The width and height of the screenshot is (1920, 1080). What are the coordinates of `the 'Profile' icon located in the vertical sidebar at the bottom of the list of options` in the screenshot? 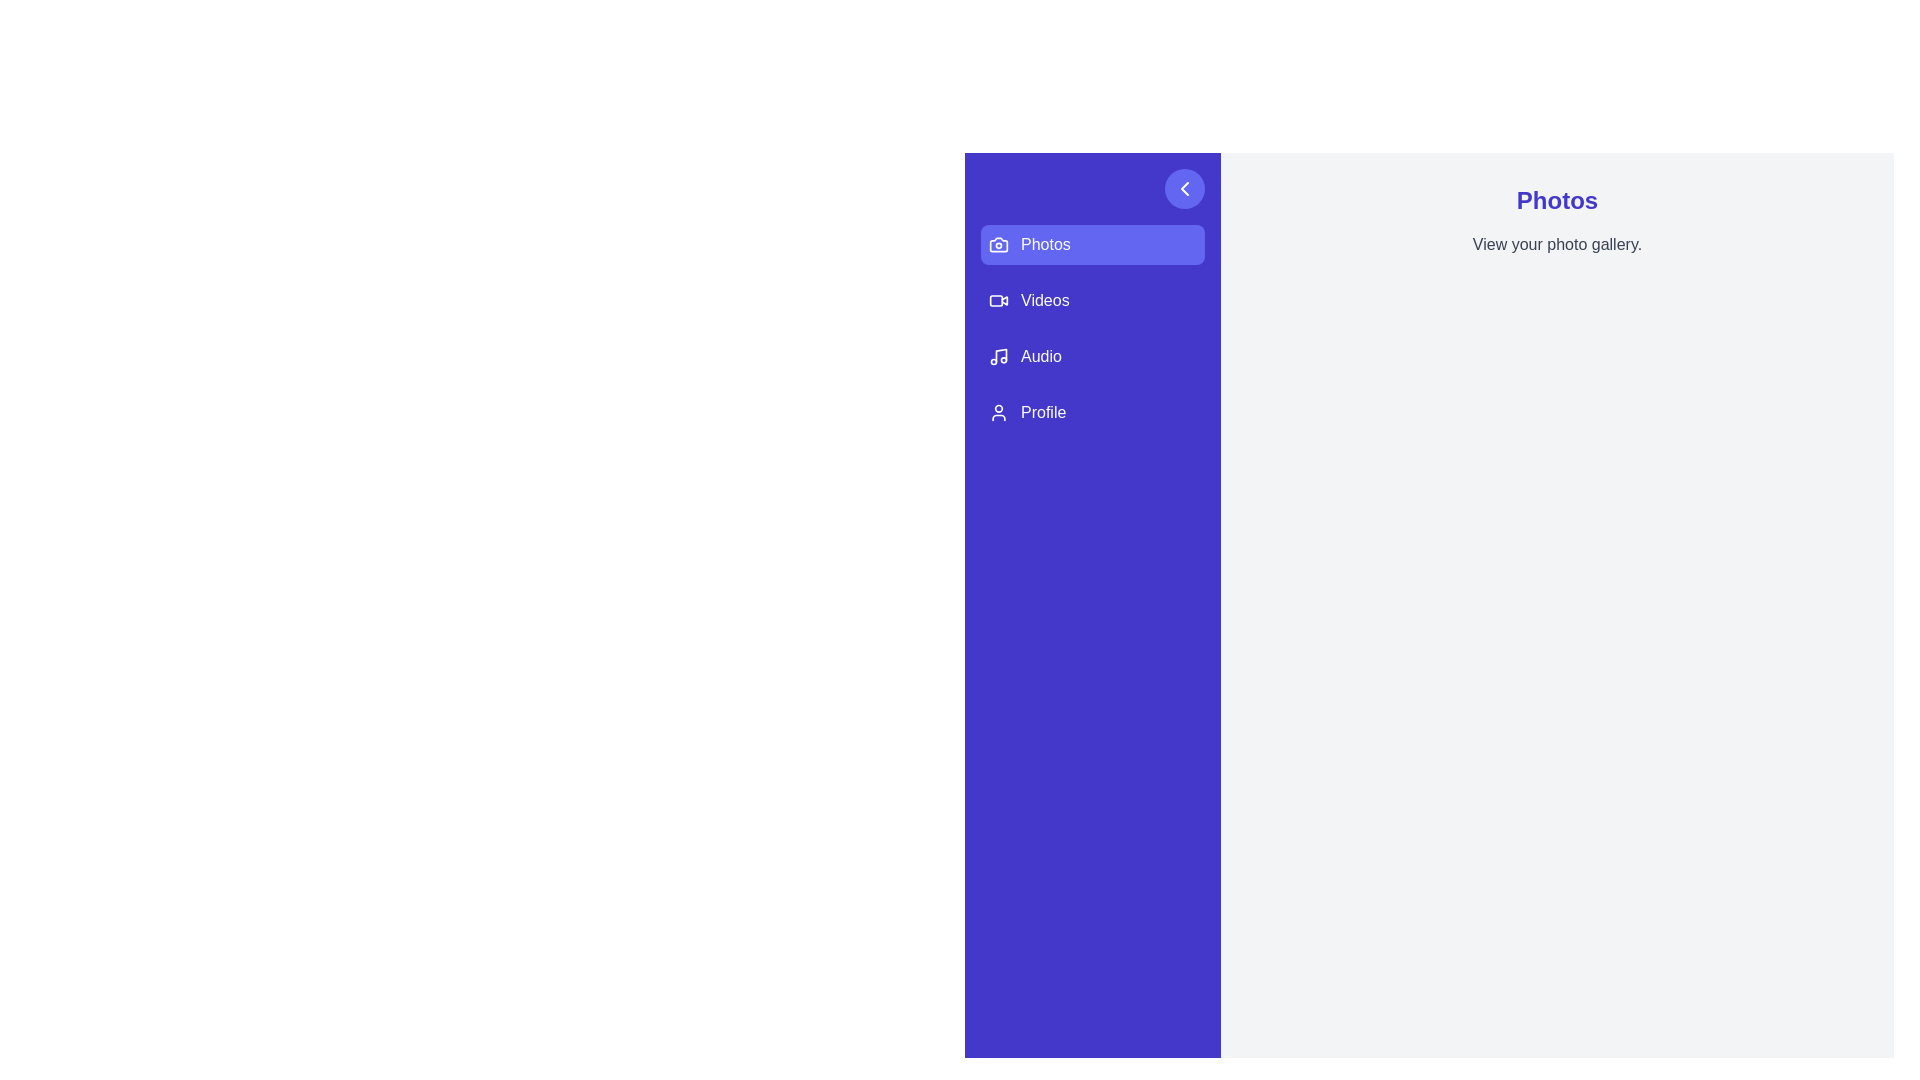 It's located at (998, 411).